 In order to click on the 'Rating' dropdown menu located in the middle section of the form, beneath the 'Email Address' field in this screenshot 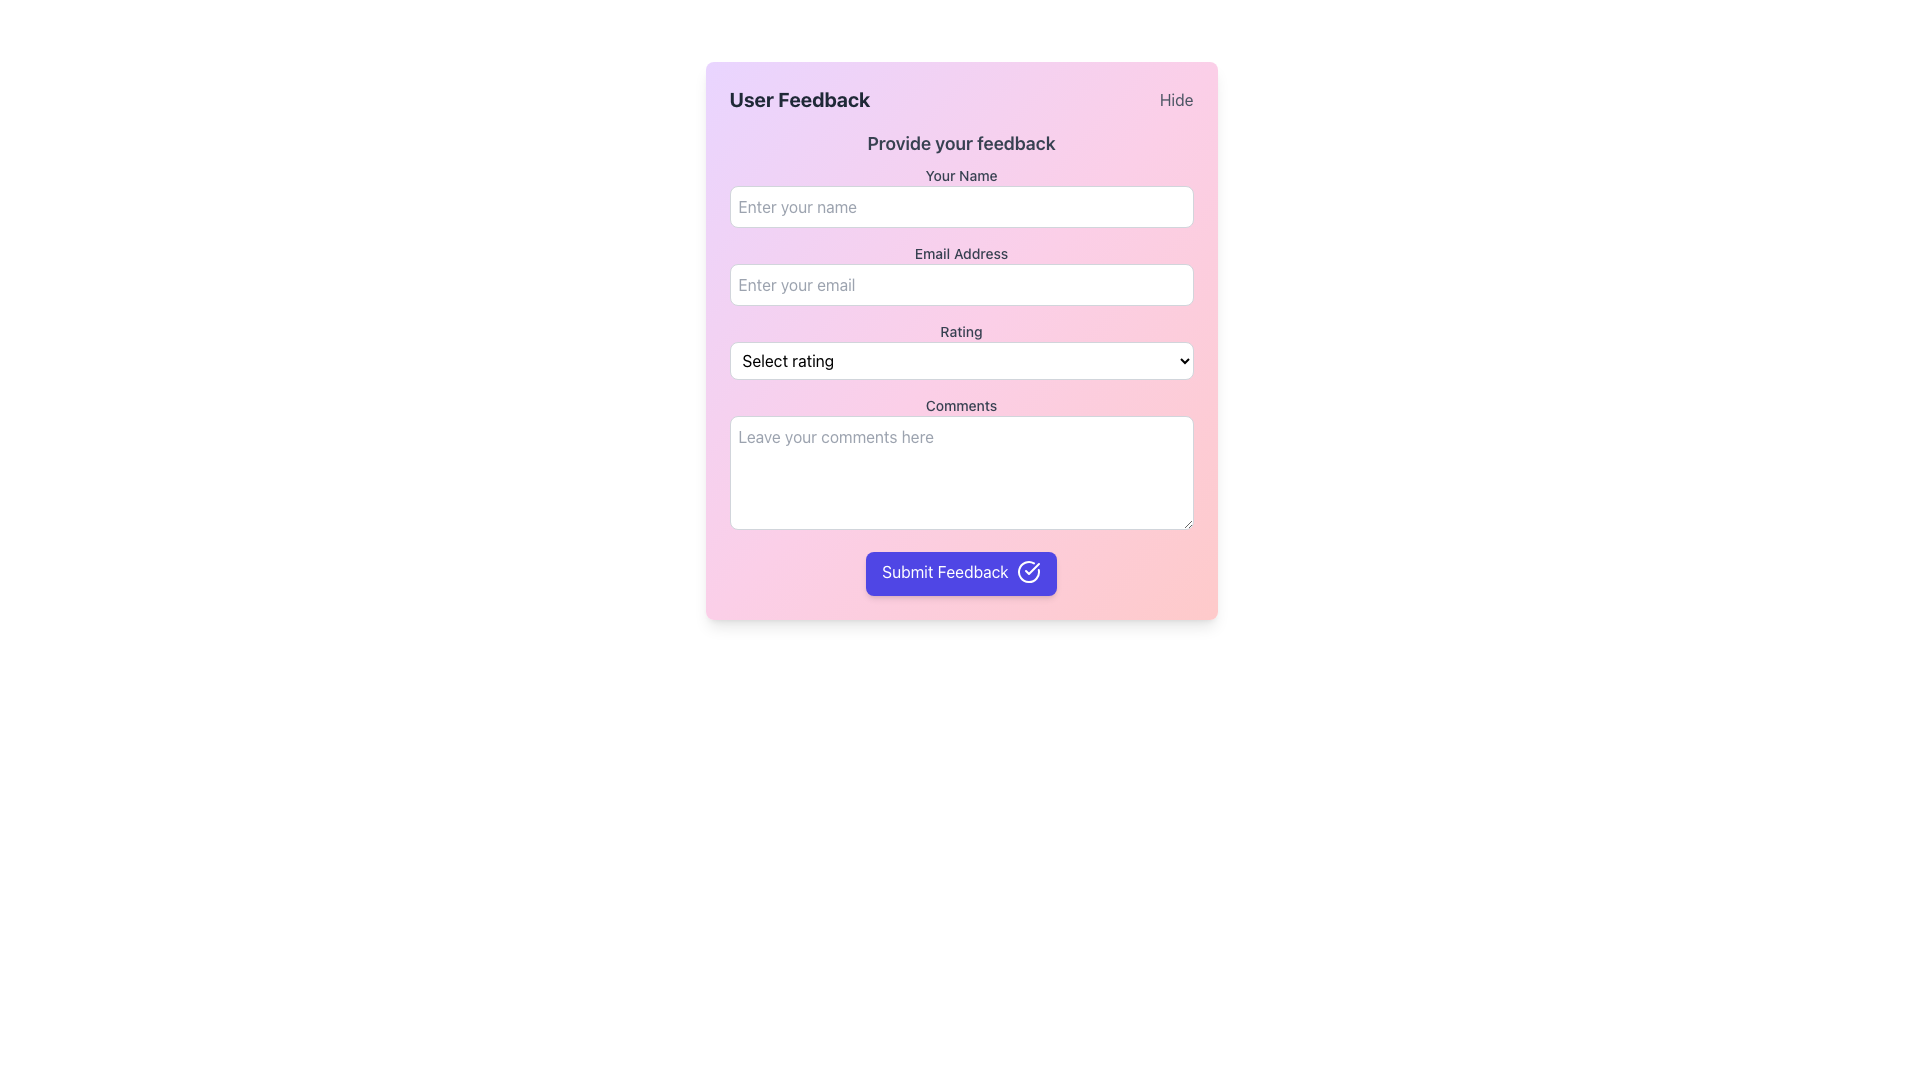, I will do `click(961, 350)`.